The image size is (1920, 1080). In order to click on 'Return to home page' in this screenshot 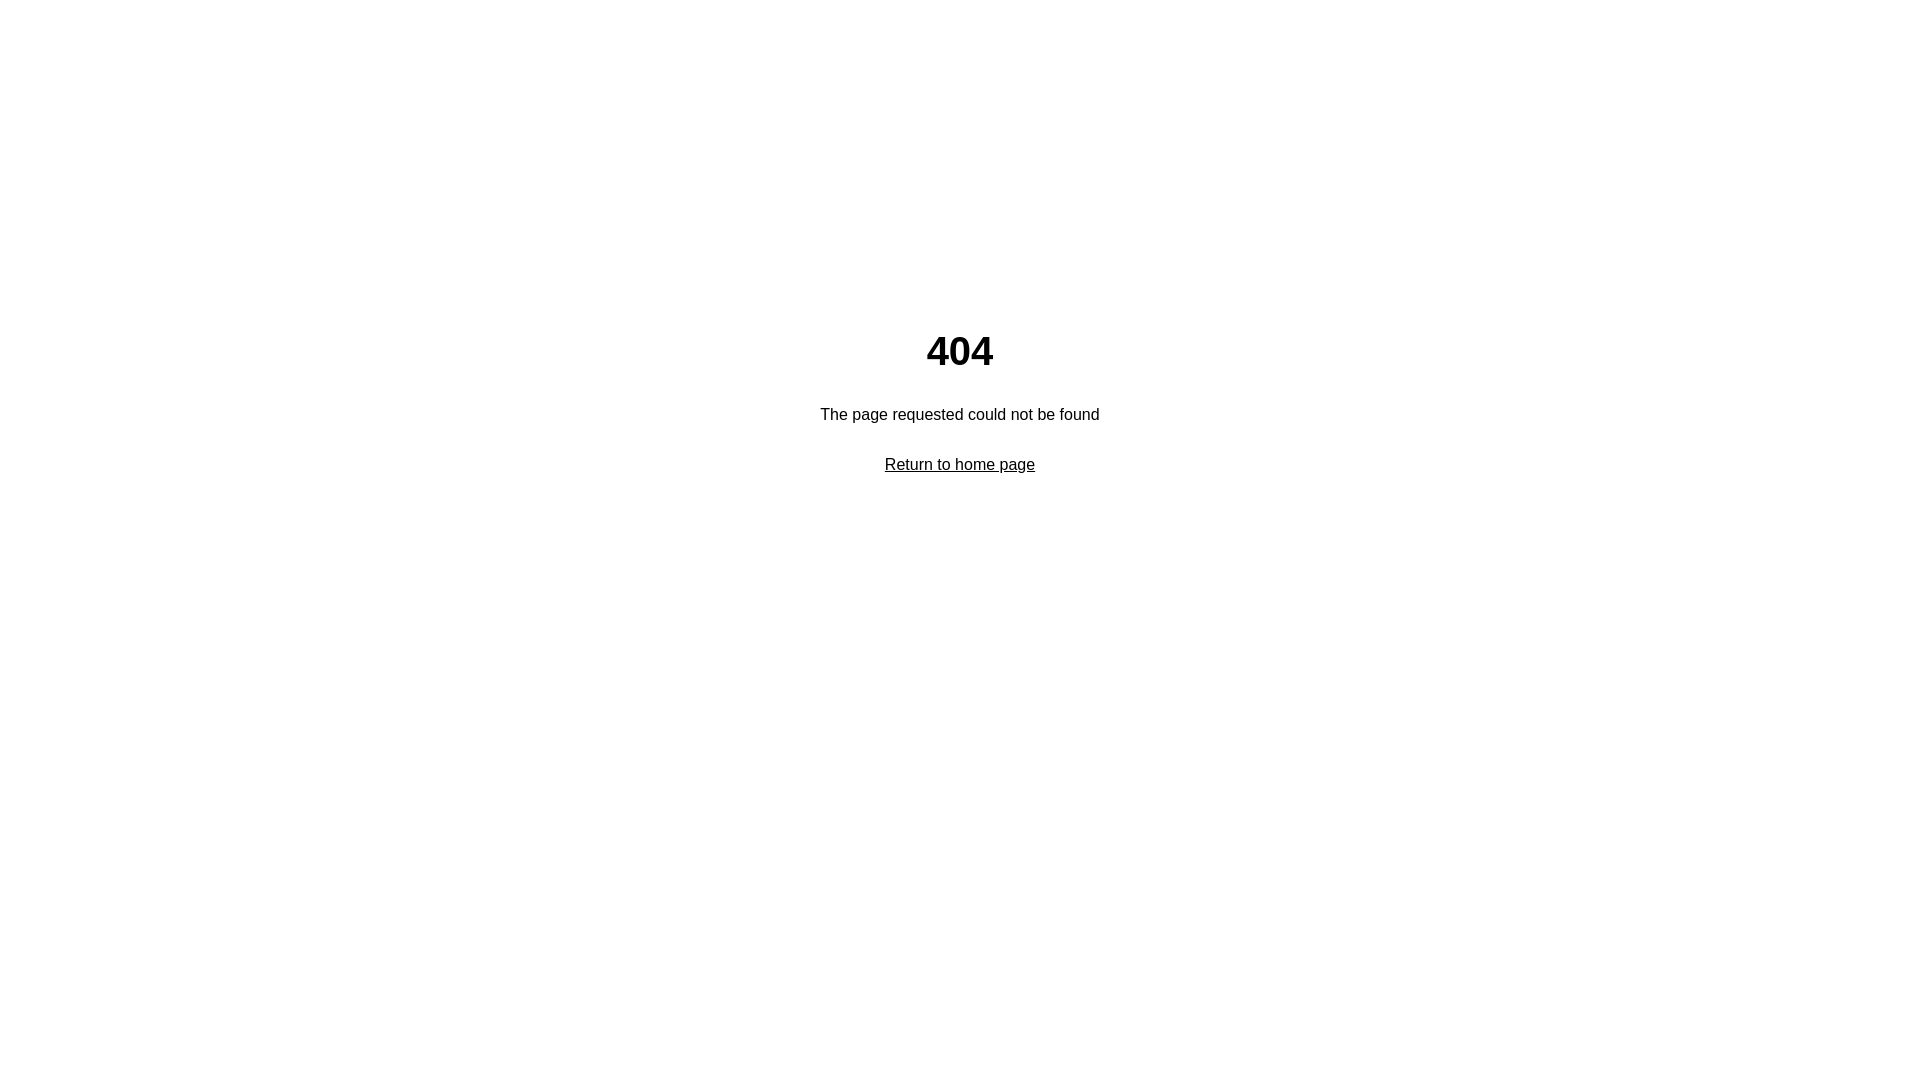, I will do `click(960, 464)`.